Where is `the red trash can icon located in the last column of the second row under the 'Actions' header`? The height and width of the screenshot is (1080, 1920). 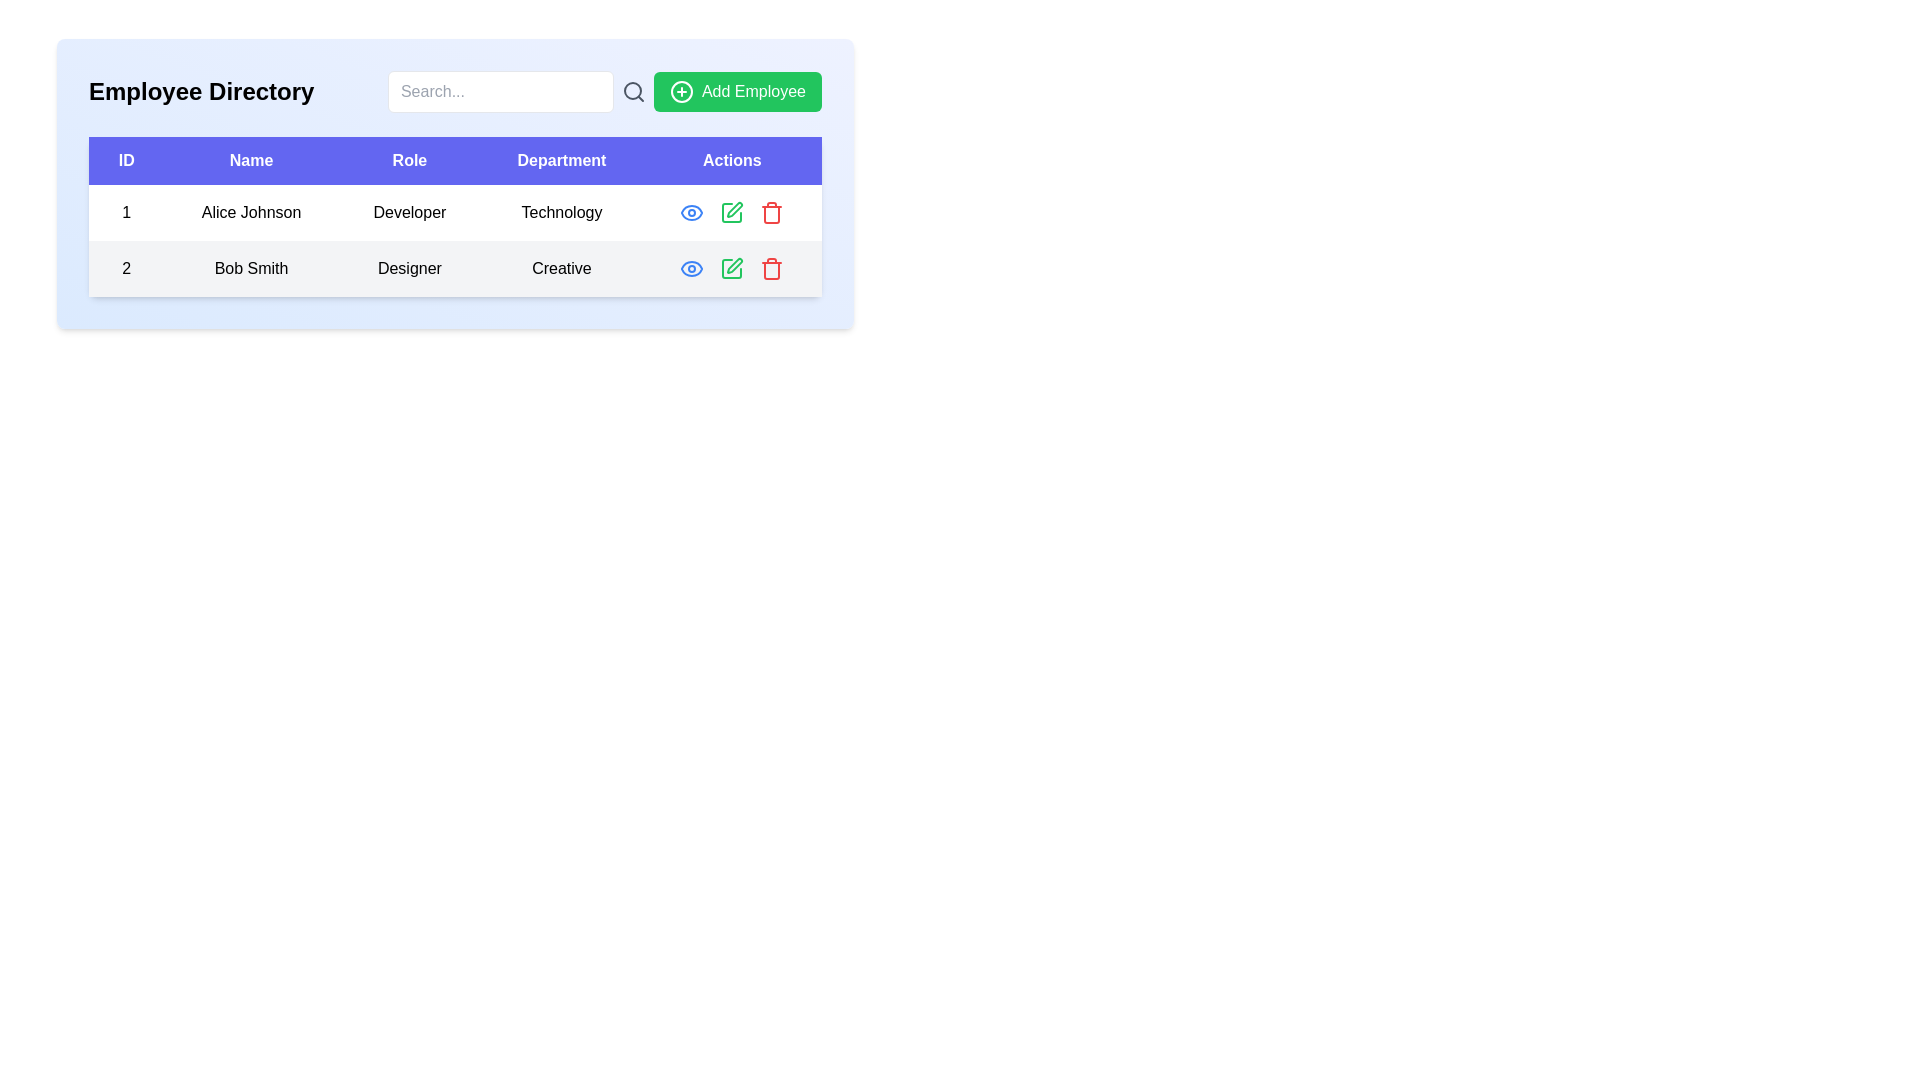
the red trash can icon located in the last column of the second row under the 'Actions' header is located at coordinates (771, 268).